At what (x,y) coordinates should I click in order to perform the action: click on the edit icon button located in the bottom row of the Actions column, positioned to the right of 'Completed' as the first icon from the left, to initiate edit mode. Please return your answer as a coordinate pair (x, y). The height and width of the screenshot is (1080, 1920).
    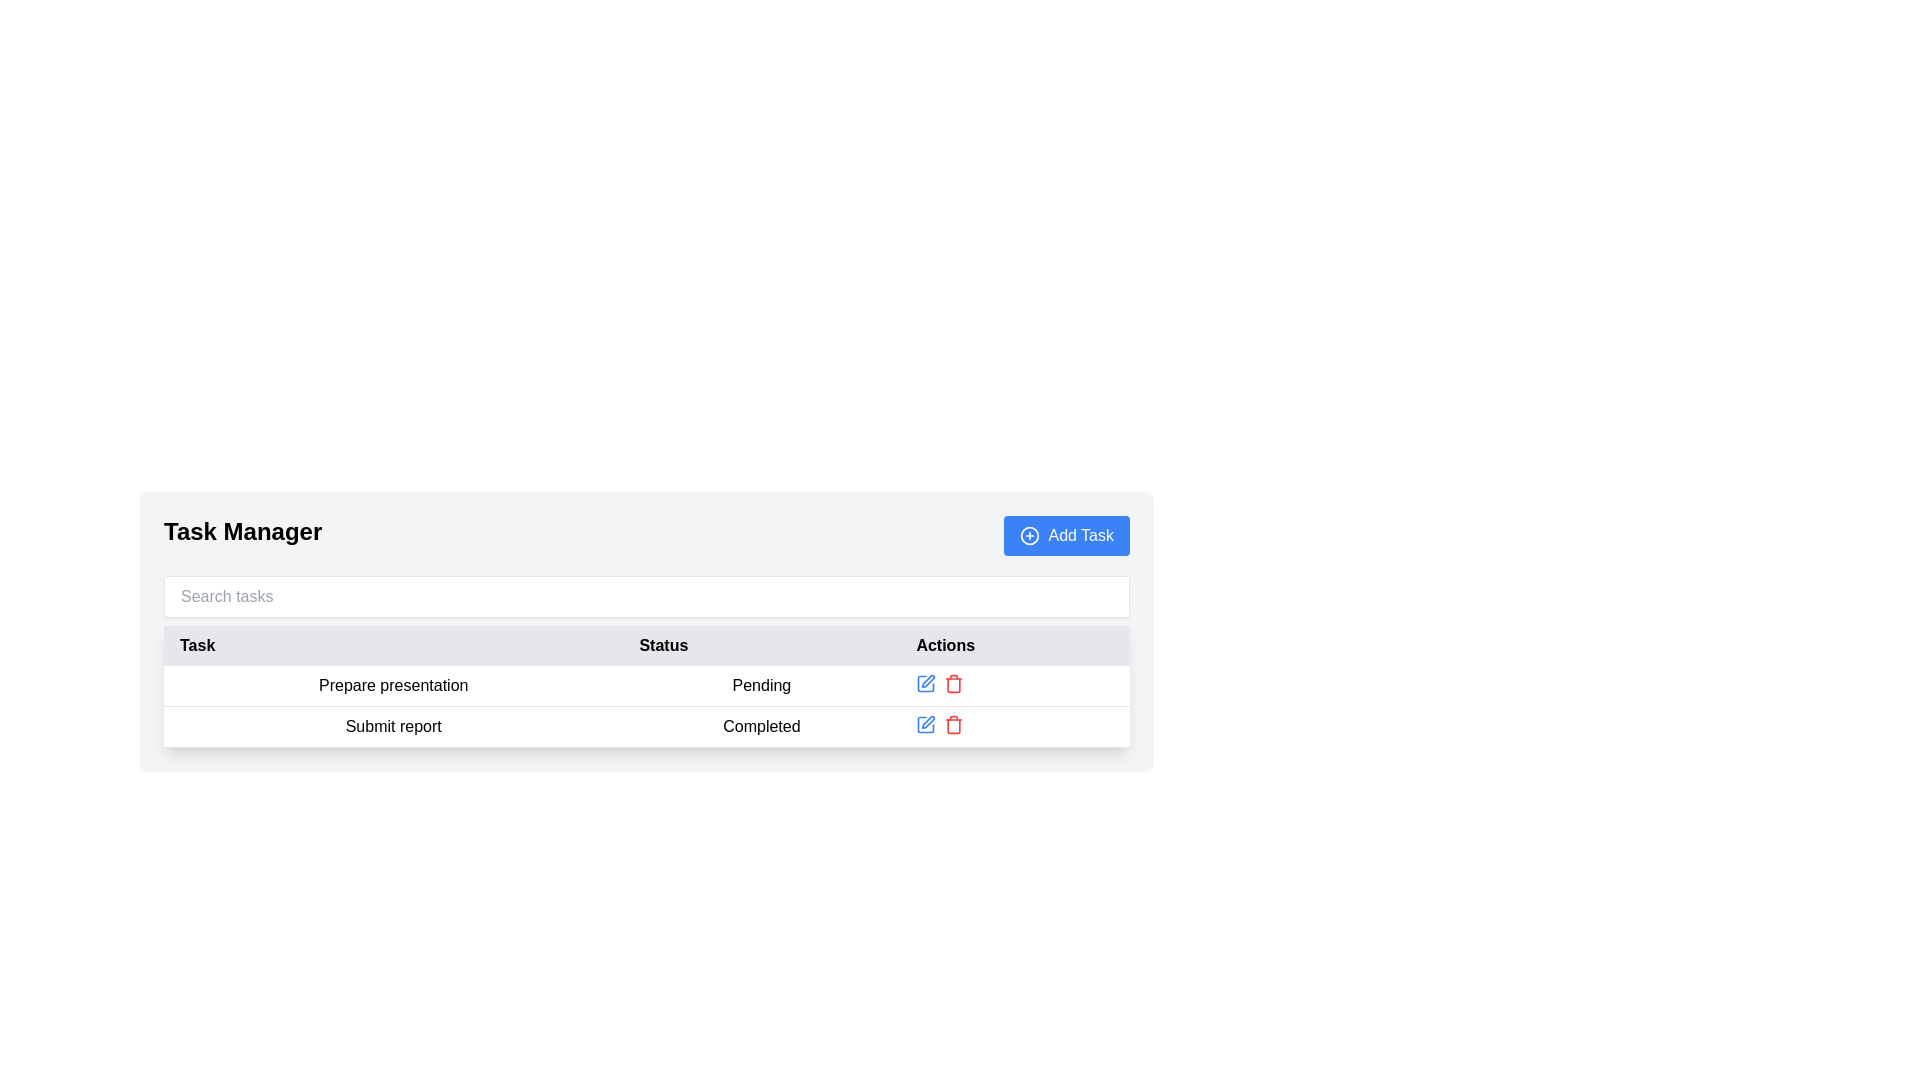
    Looking at the image, I should click on (927, 722).